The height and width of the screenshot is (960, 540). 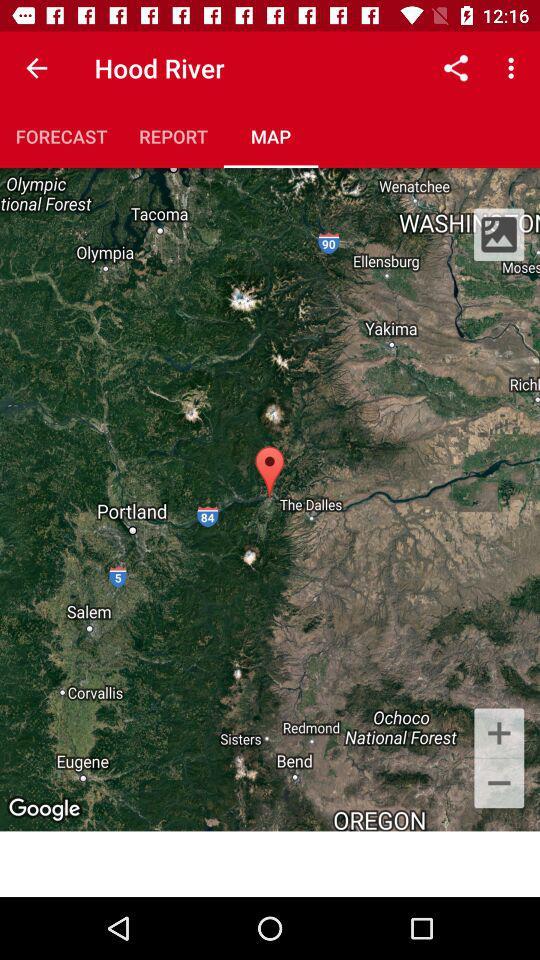 What do you see at coordinates (498, 784) in the screenshot?
I see `the minus icon` at bounding box center [498, 784].